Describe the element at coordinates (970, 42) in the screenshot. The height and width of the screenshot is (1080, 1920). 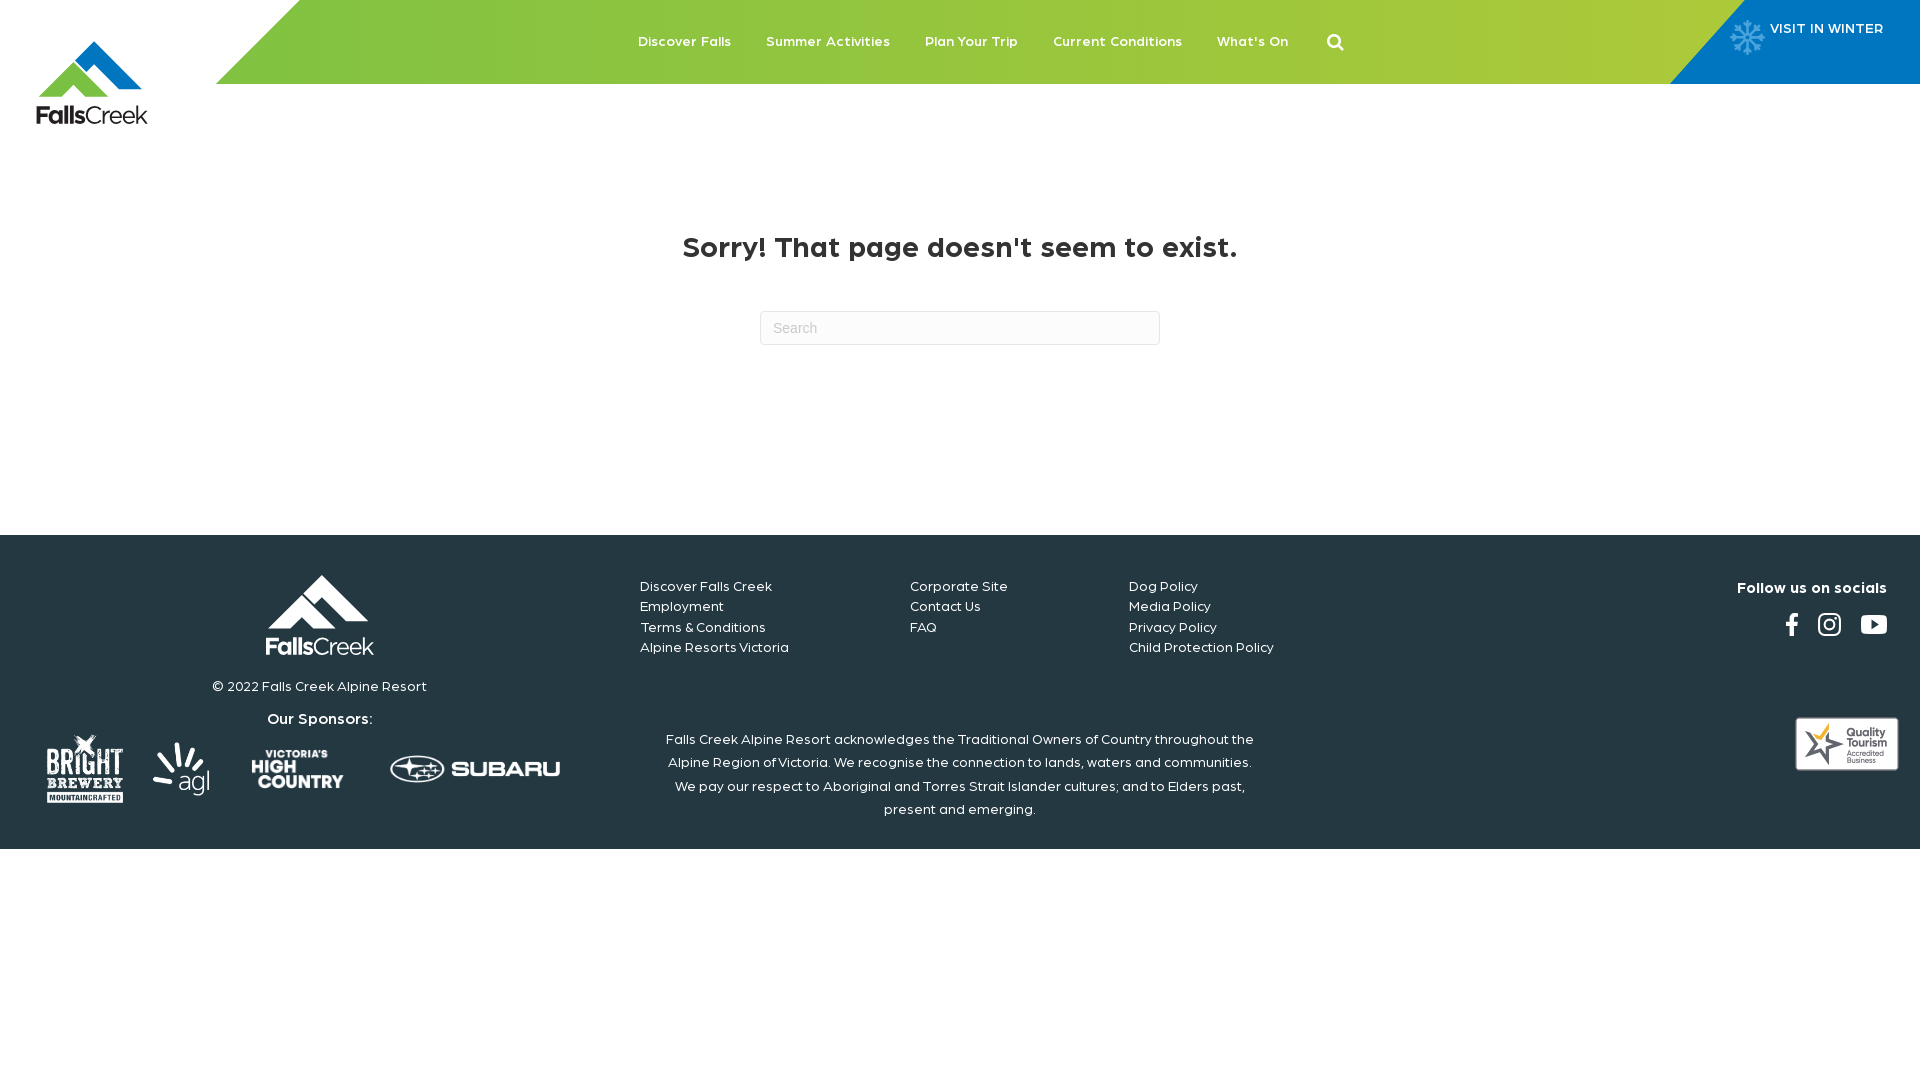
I see `'Plan Your Trip'` at that location.